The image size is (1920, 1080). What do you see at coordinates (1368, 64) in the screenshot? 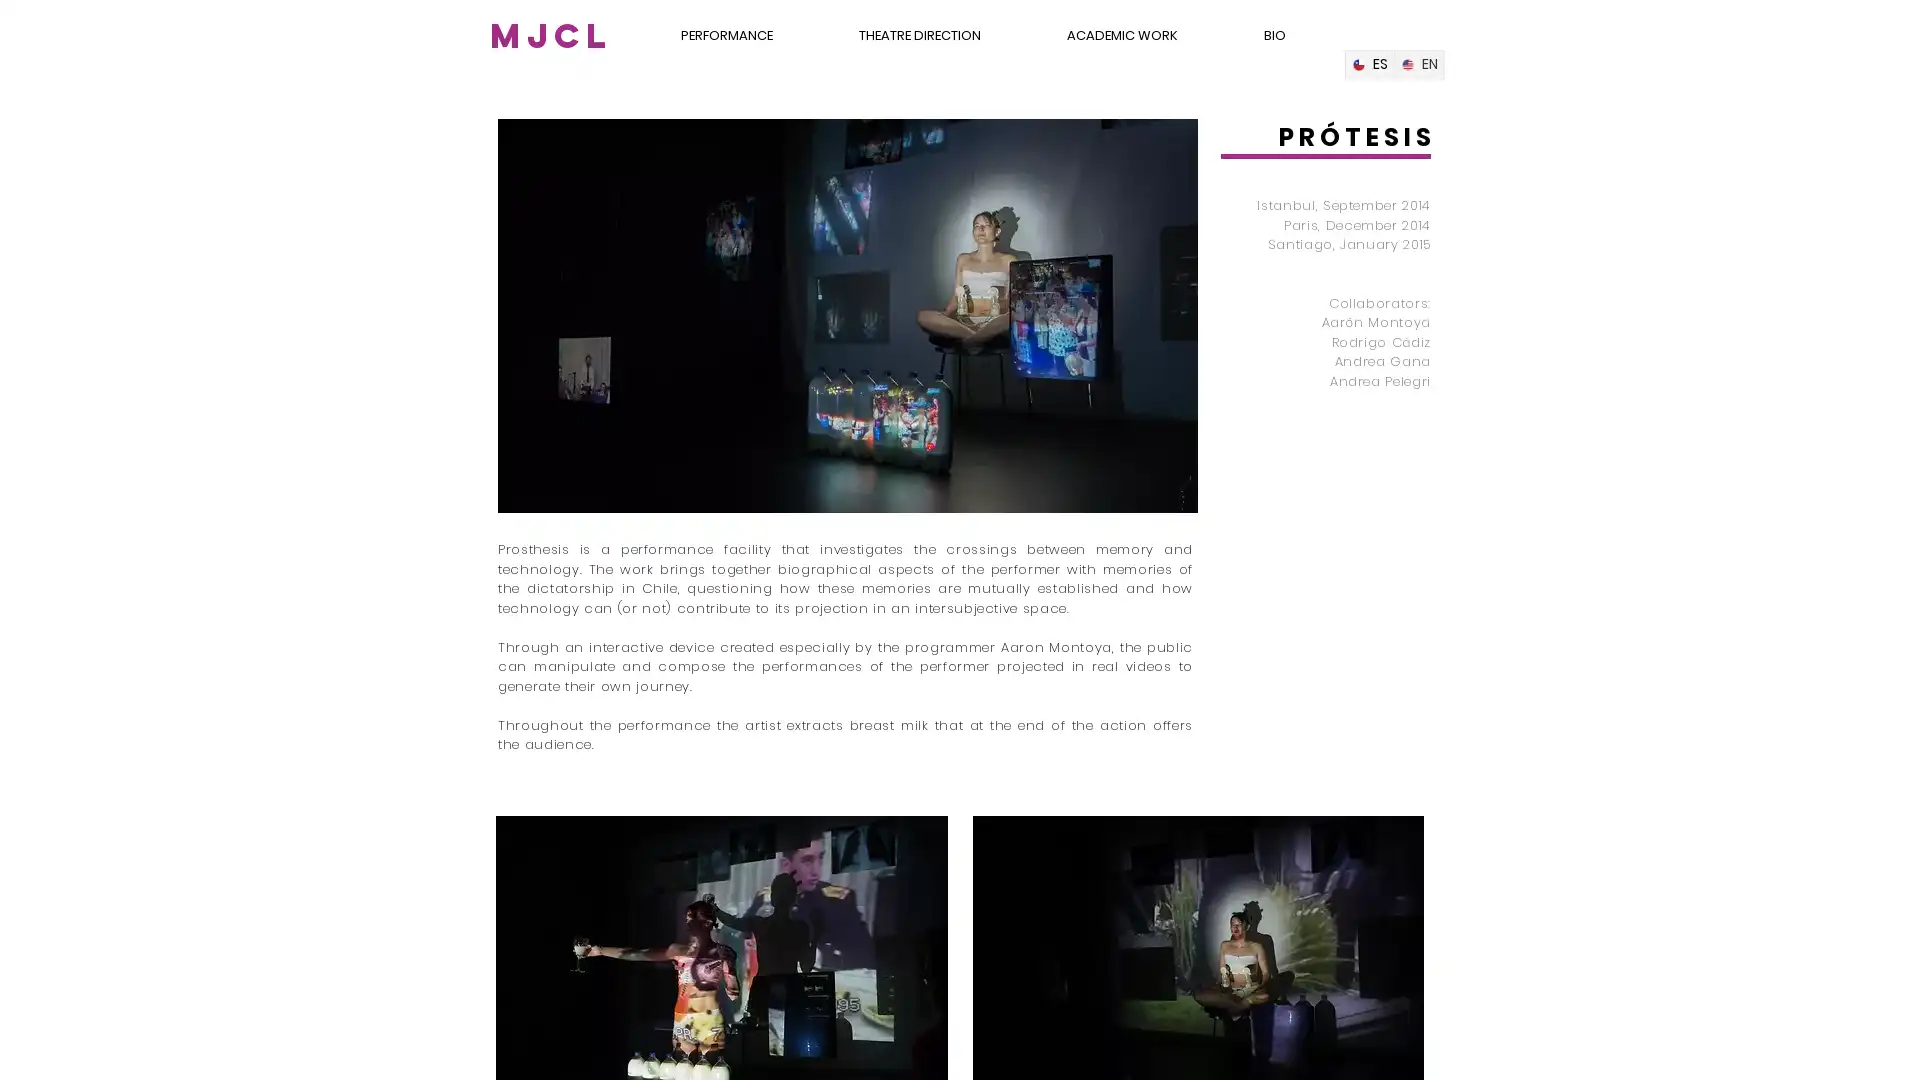
I see `Spanish` at bounding box center [1368, 64].